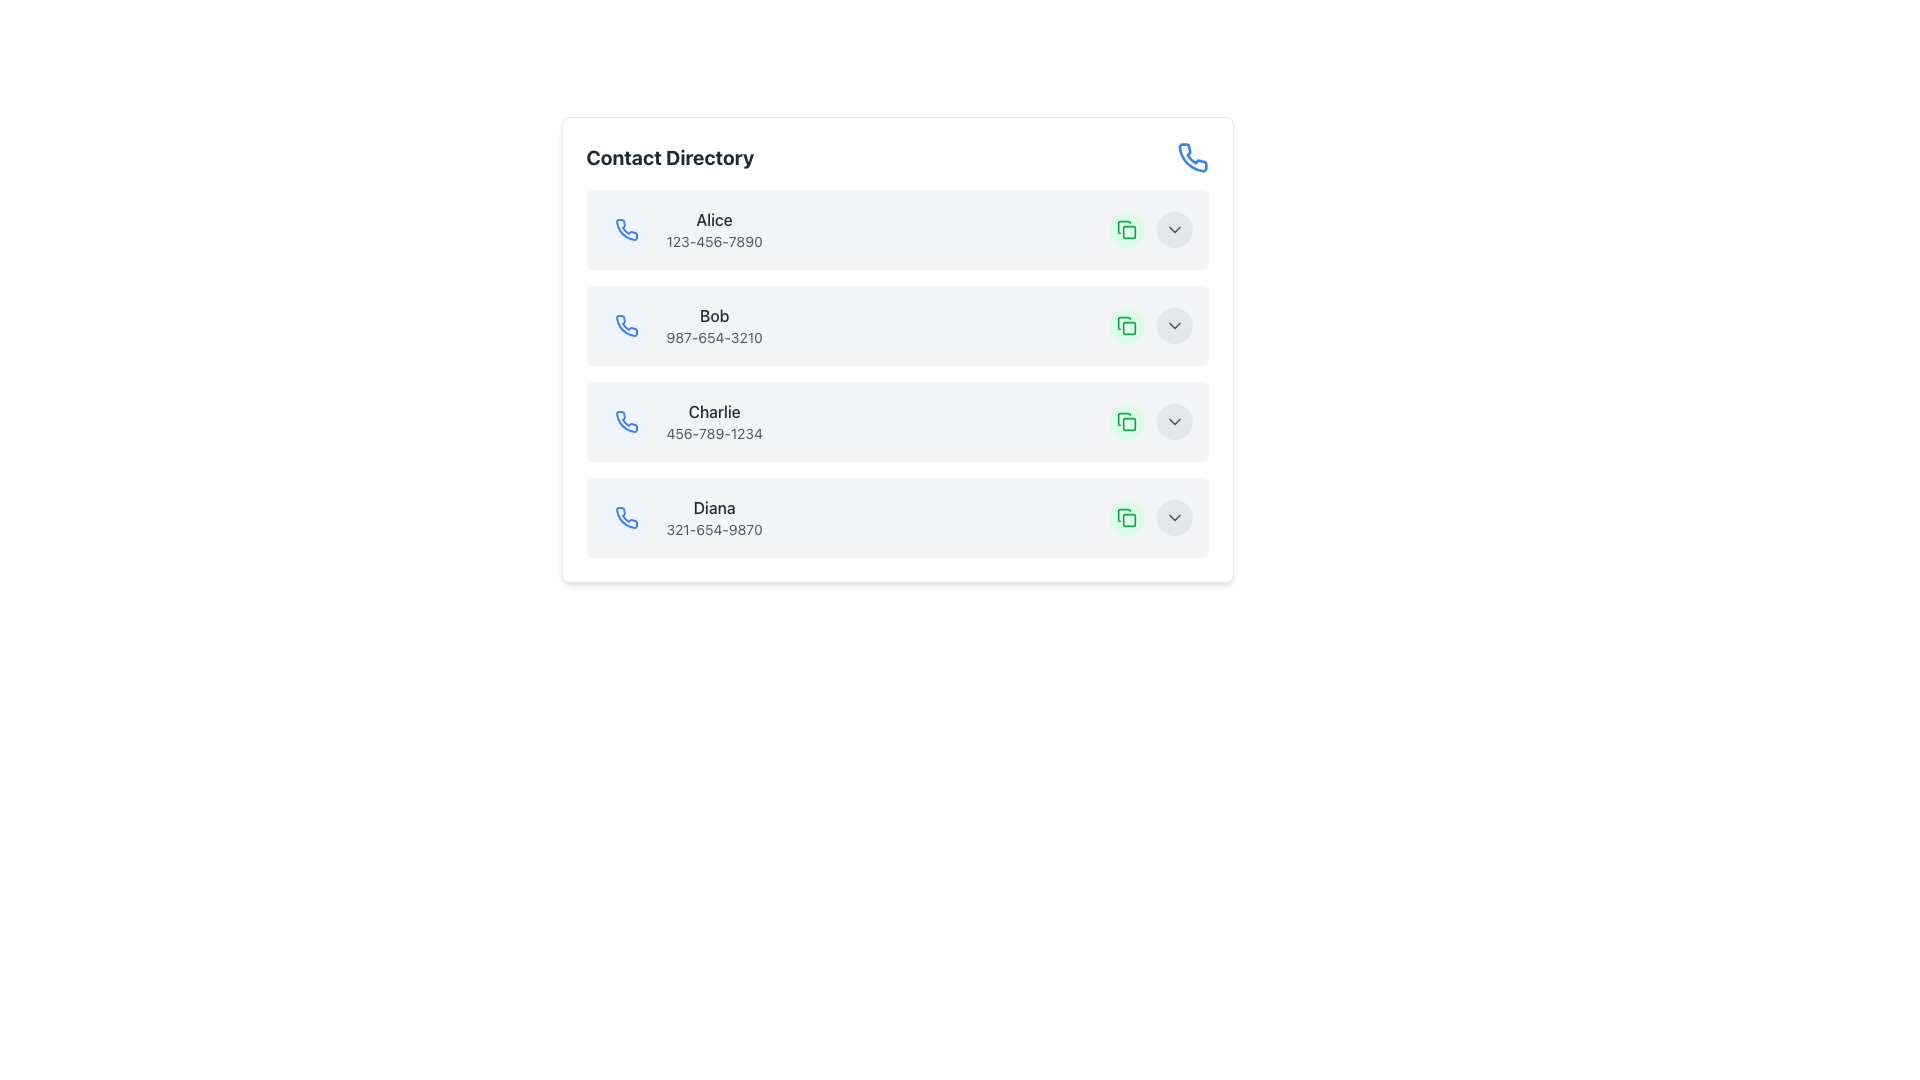  Describe the element at coordinates (625, 228) in the screenshot. I see `the blue phone icon in Alice's contact card, which is positioned to the left of her name and phone number` at that location.